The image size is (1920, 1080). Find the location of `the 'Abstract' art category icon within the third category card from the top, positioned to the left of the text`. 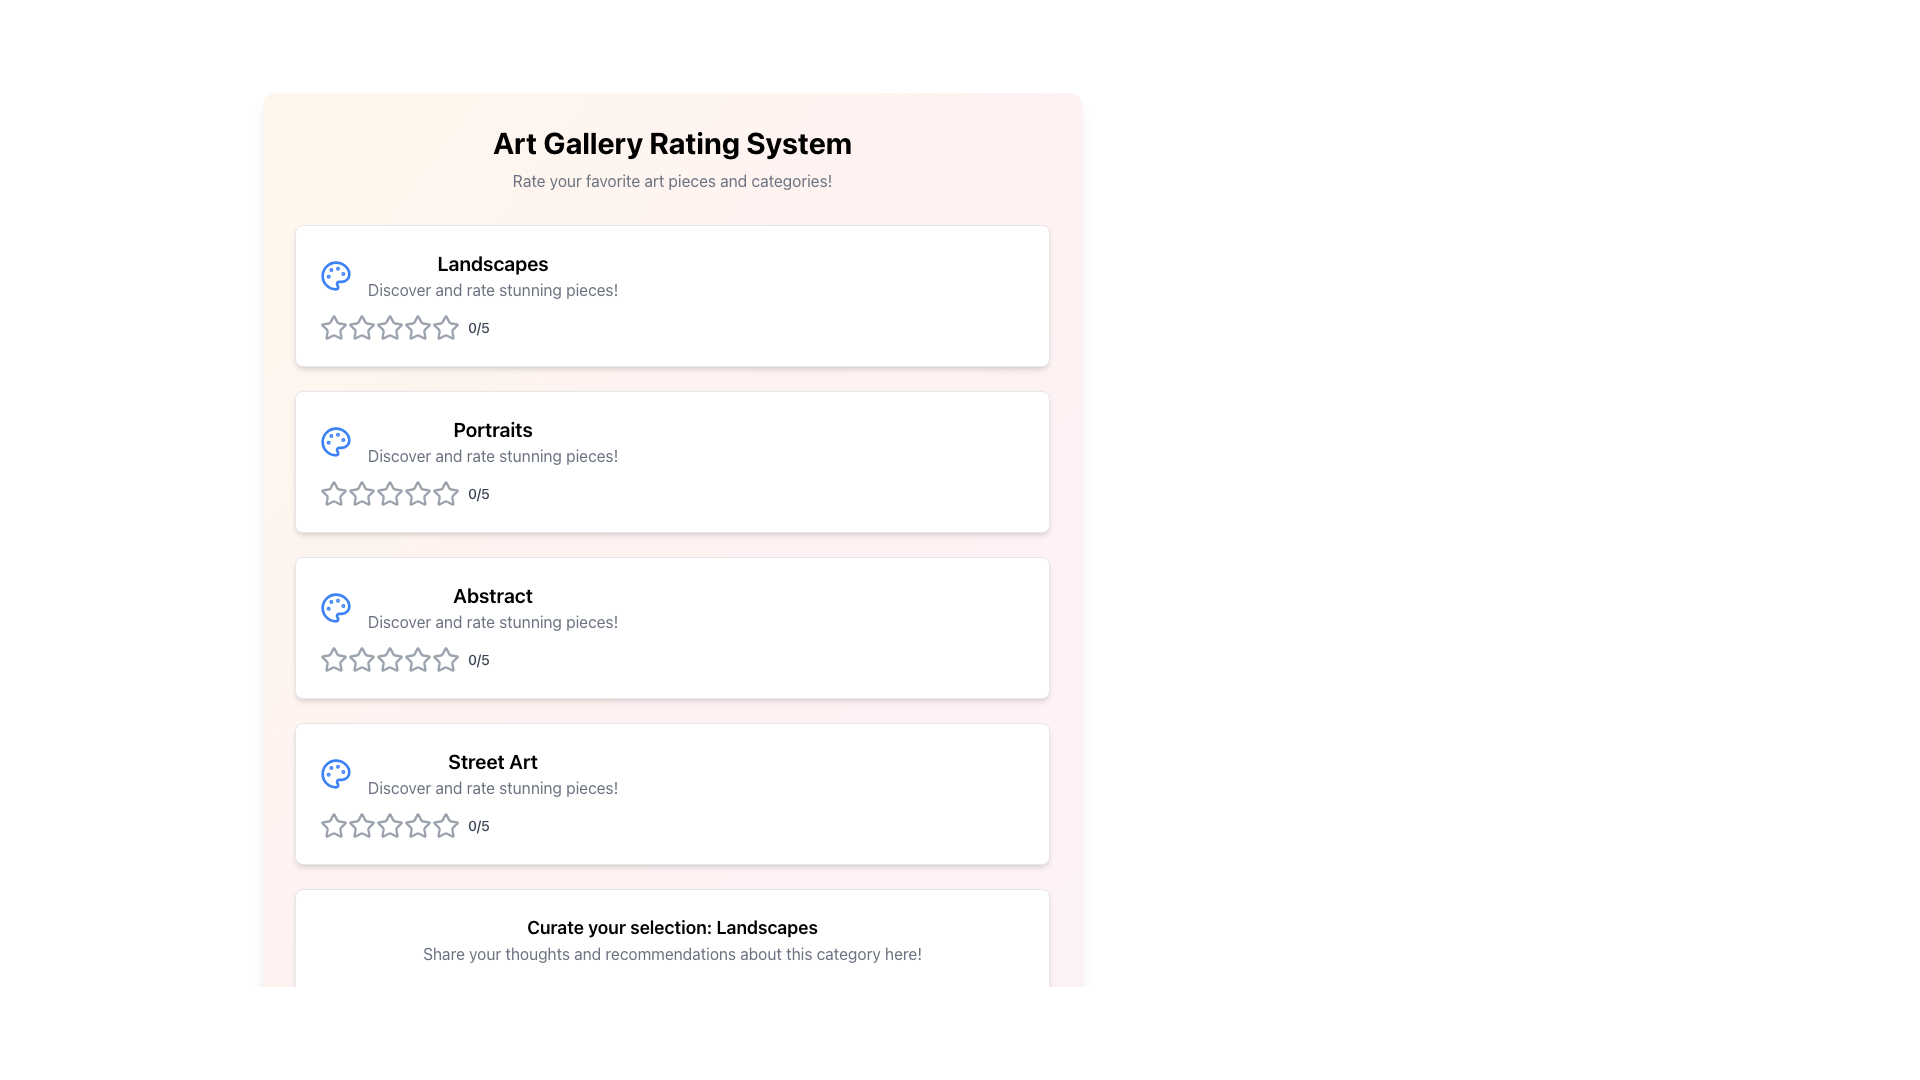

the 'Abstract' art category icon within the third category card from the top, positioned to the left of the text is located at coordinates (336, 607).